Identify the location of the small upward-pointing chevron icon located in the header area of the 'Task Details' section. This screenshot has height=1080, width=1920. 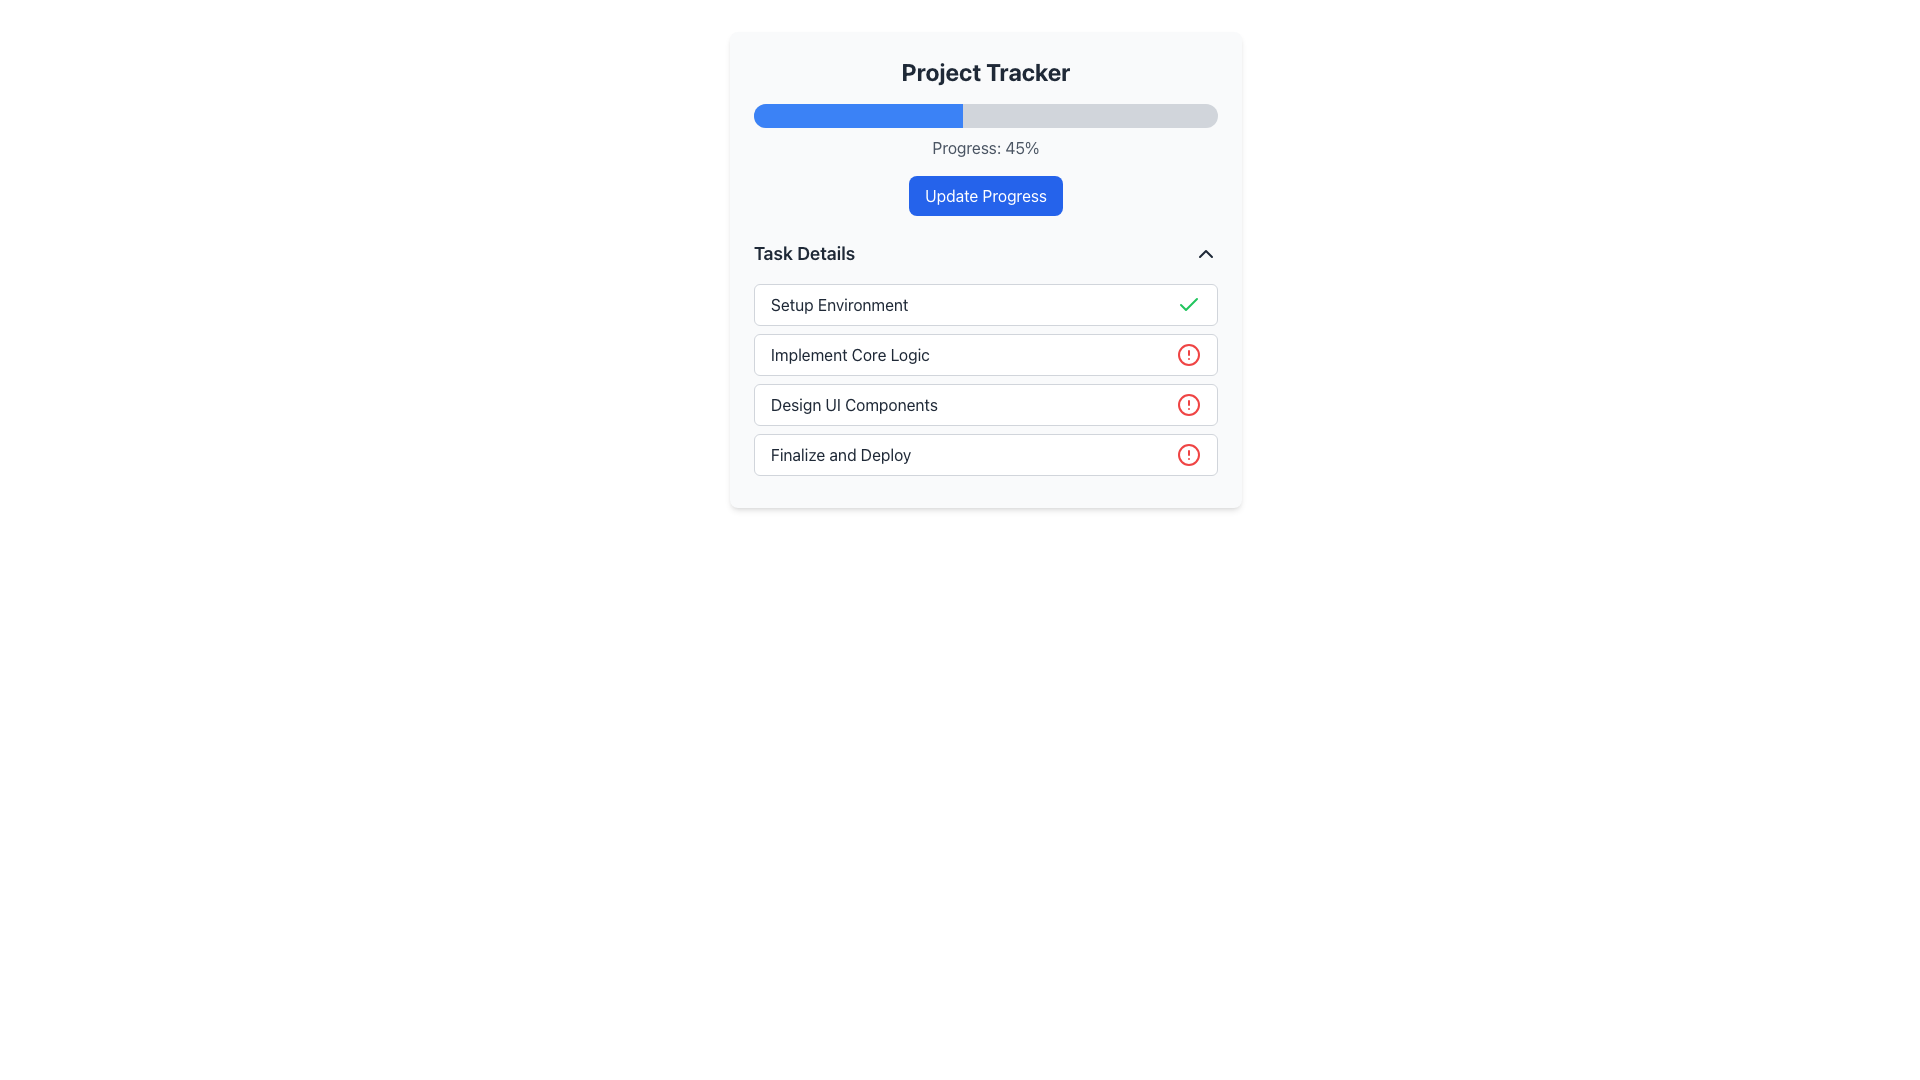
(1204, 253).